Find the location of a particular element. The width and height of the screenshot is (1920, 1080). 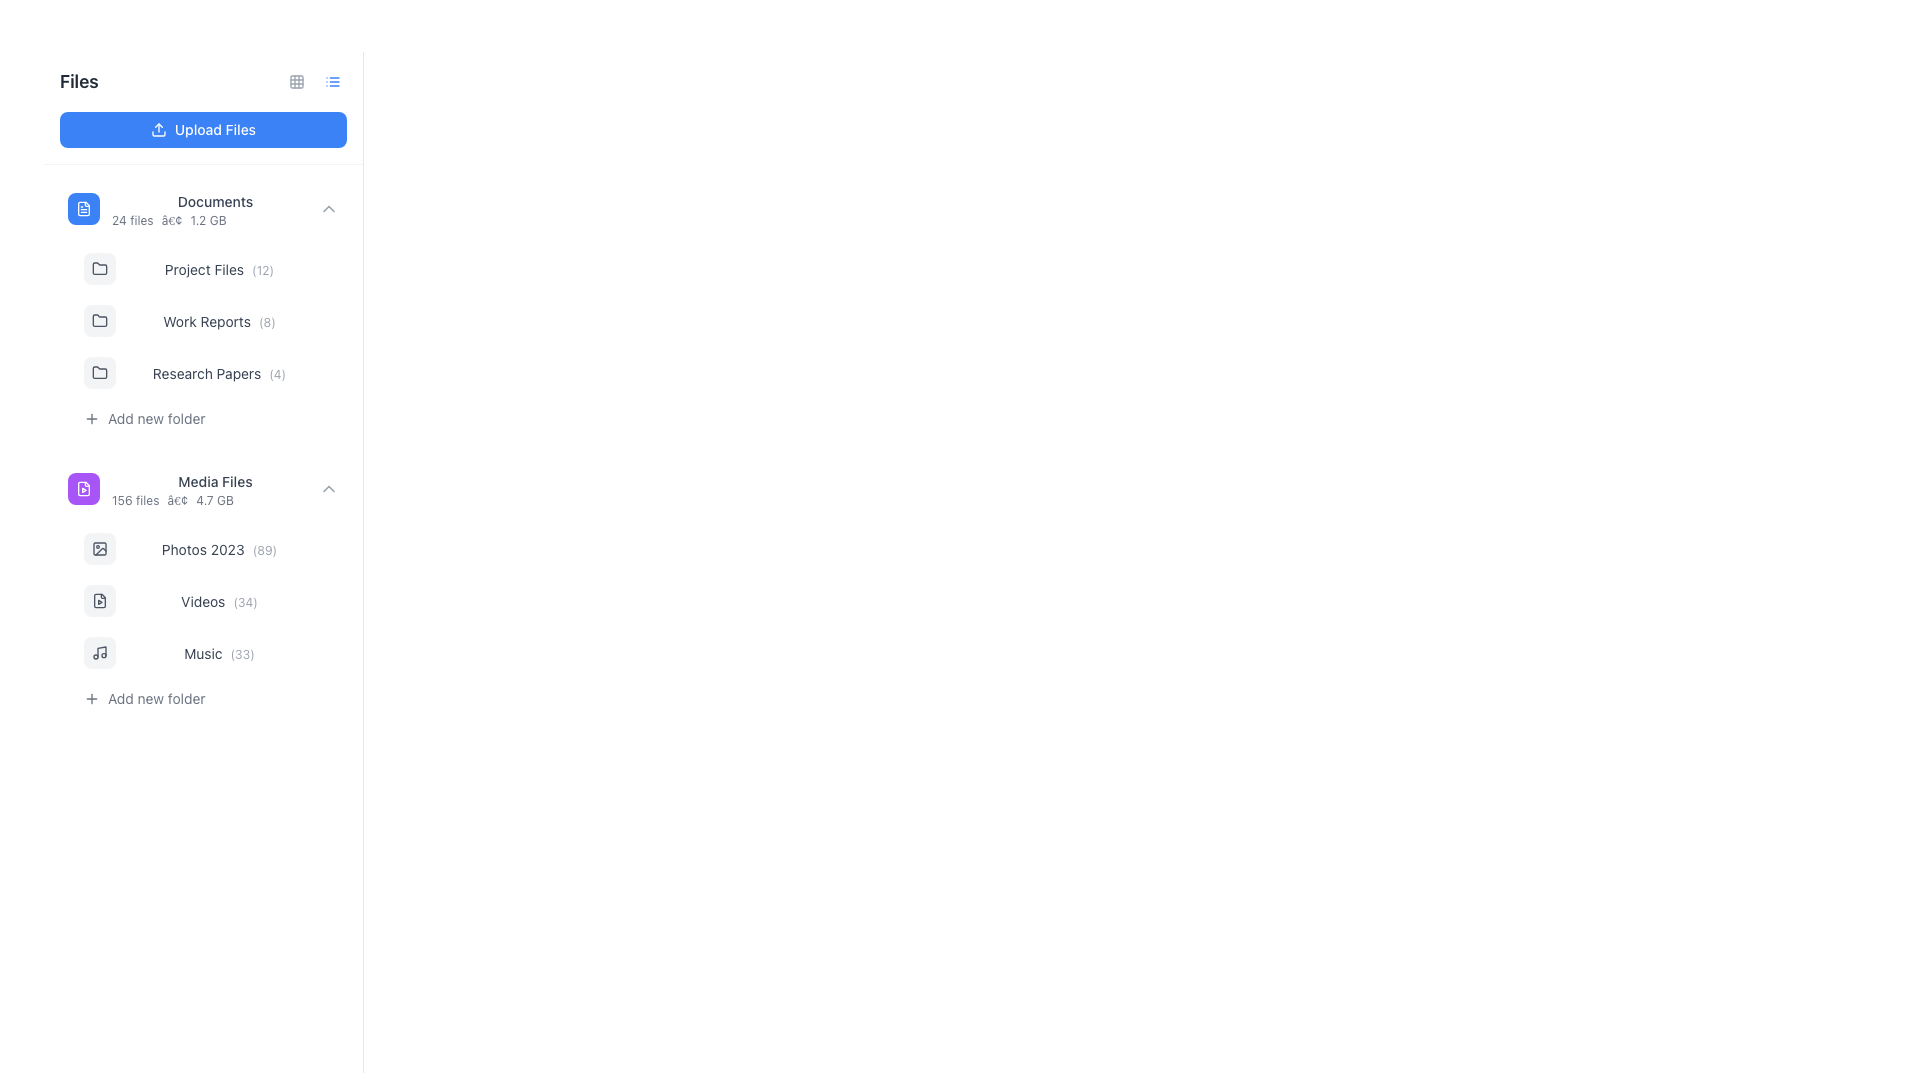

the text label element displaying 'Videos' in the left-side hierarchical navigation menu under 'Media Files', positioned to the left of the count '(34)' is located at coordinates (203, 600).